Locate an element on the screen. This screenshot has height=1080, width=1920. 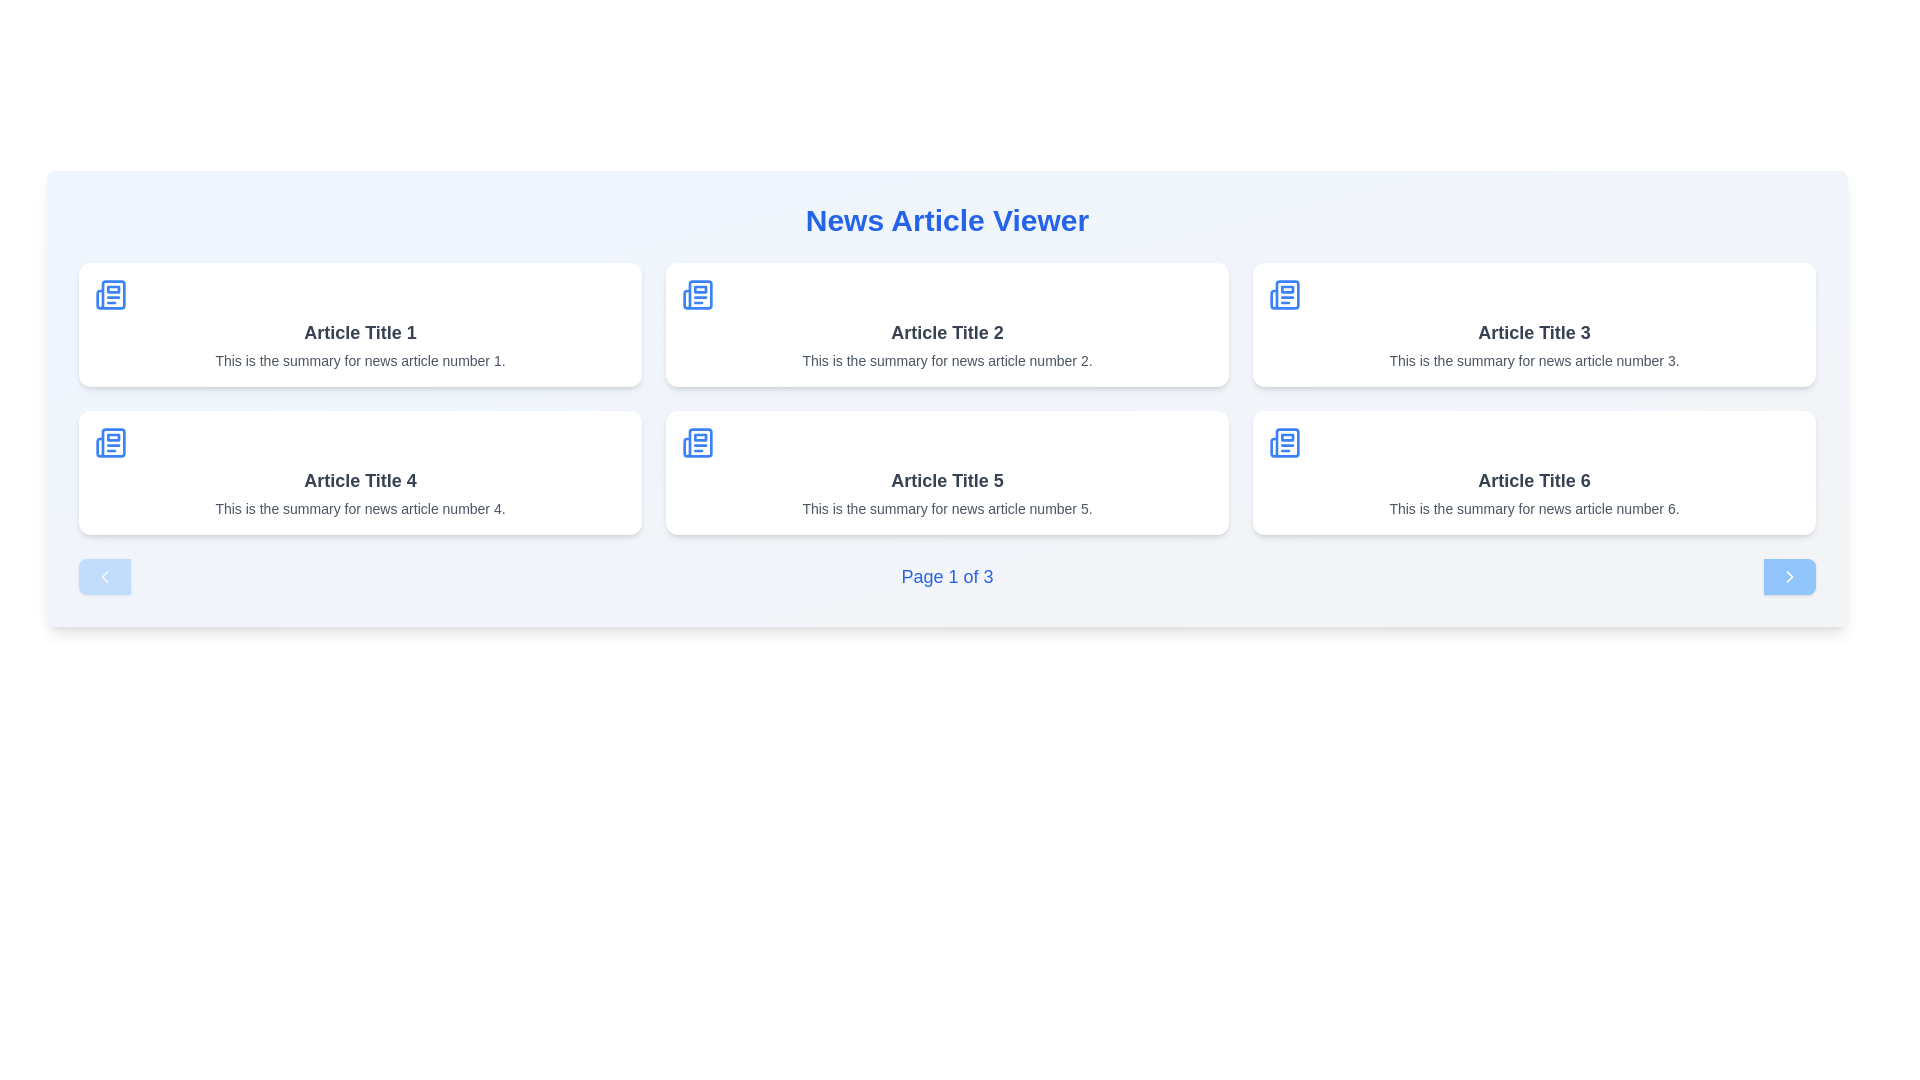
the icon representing 'Article Title 5' is located at coordinates (697, 442).